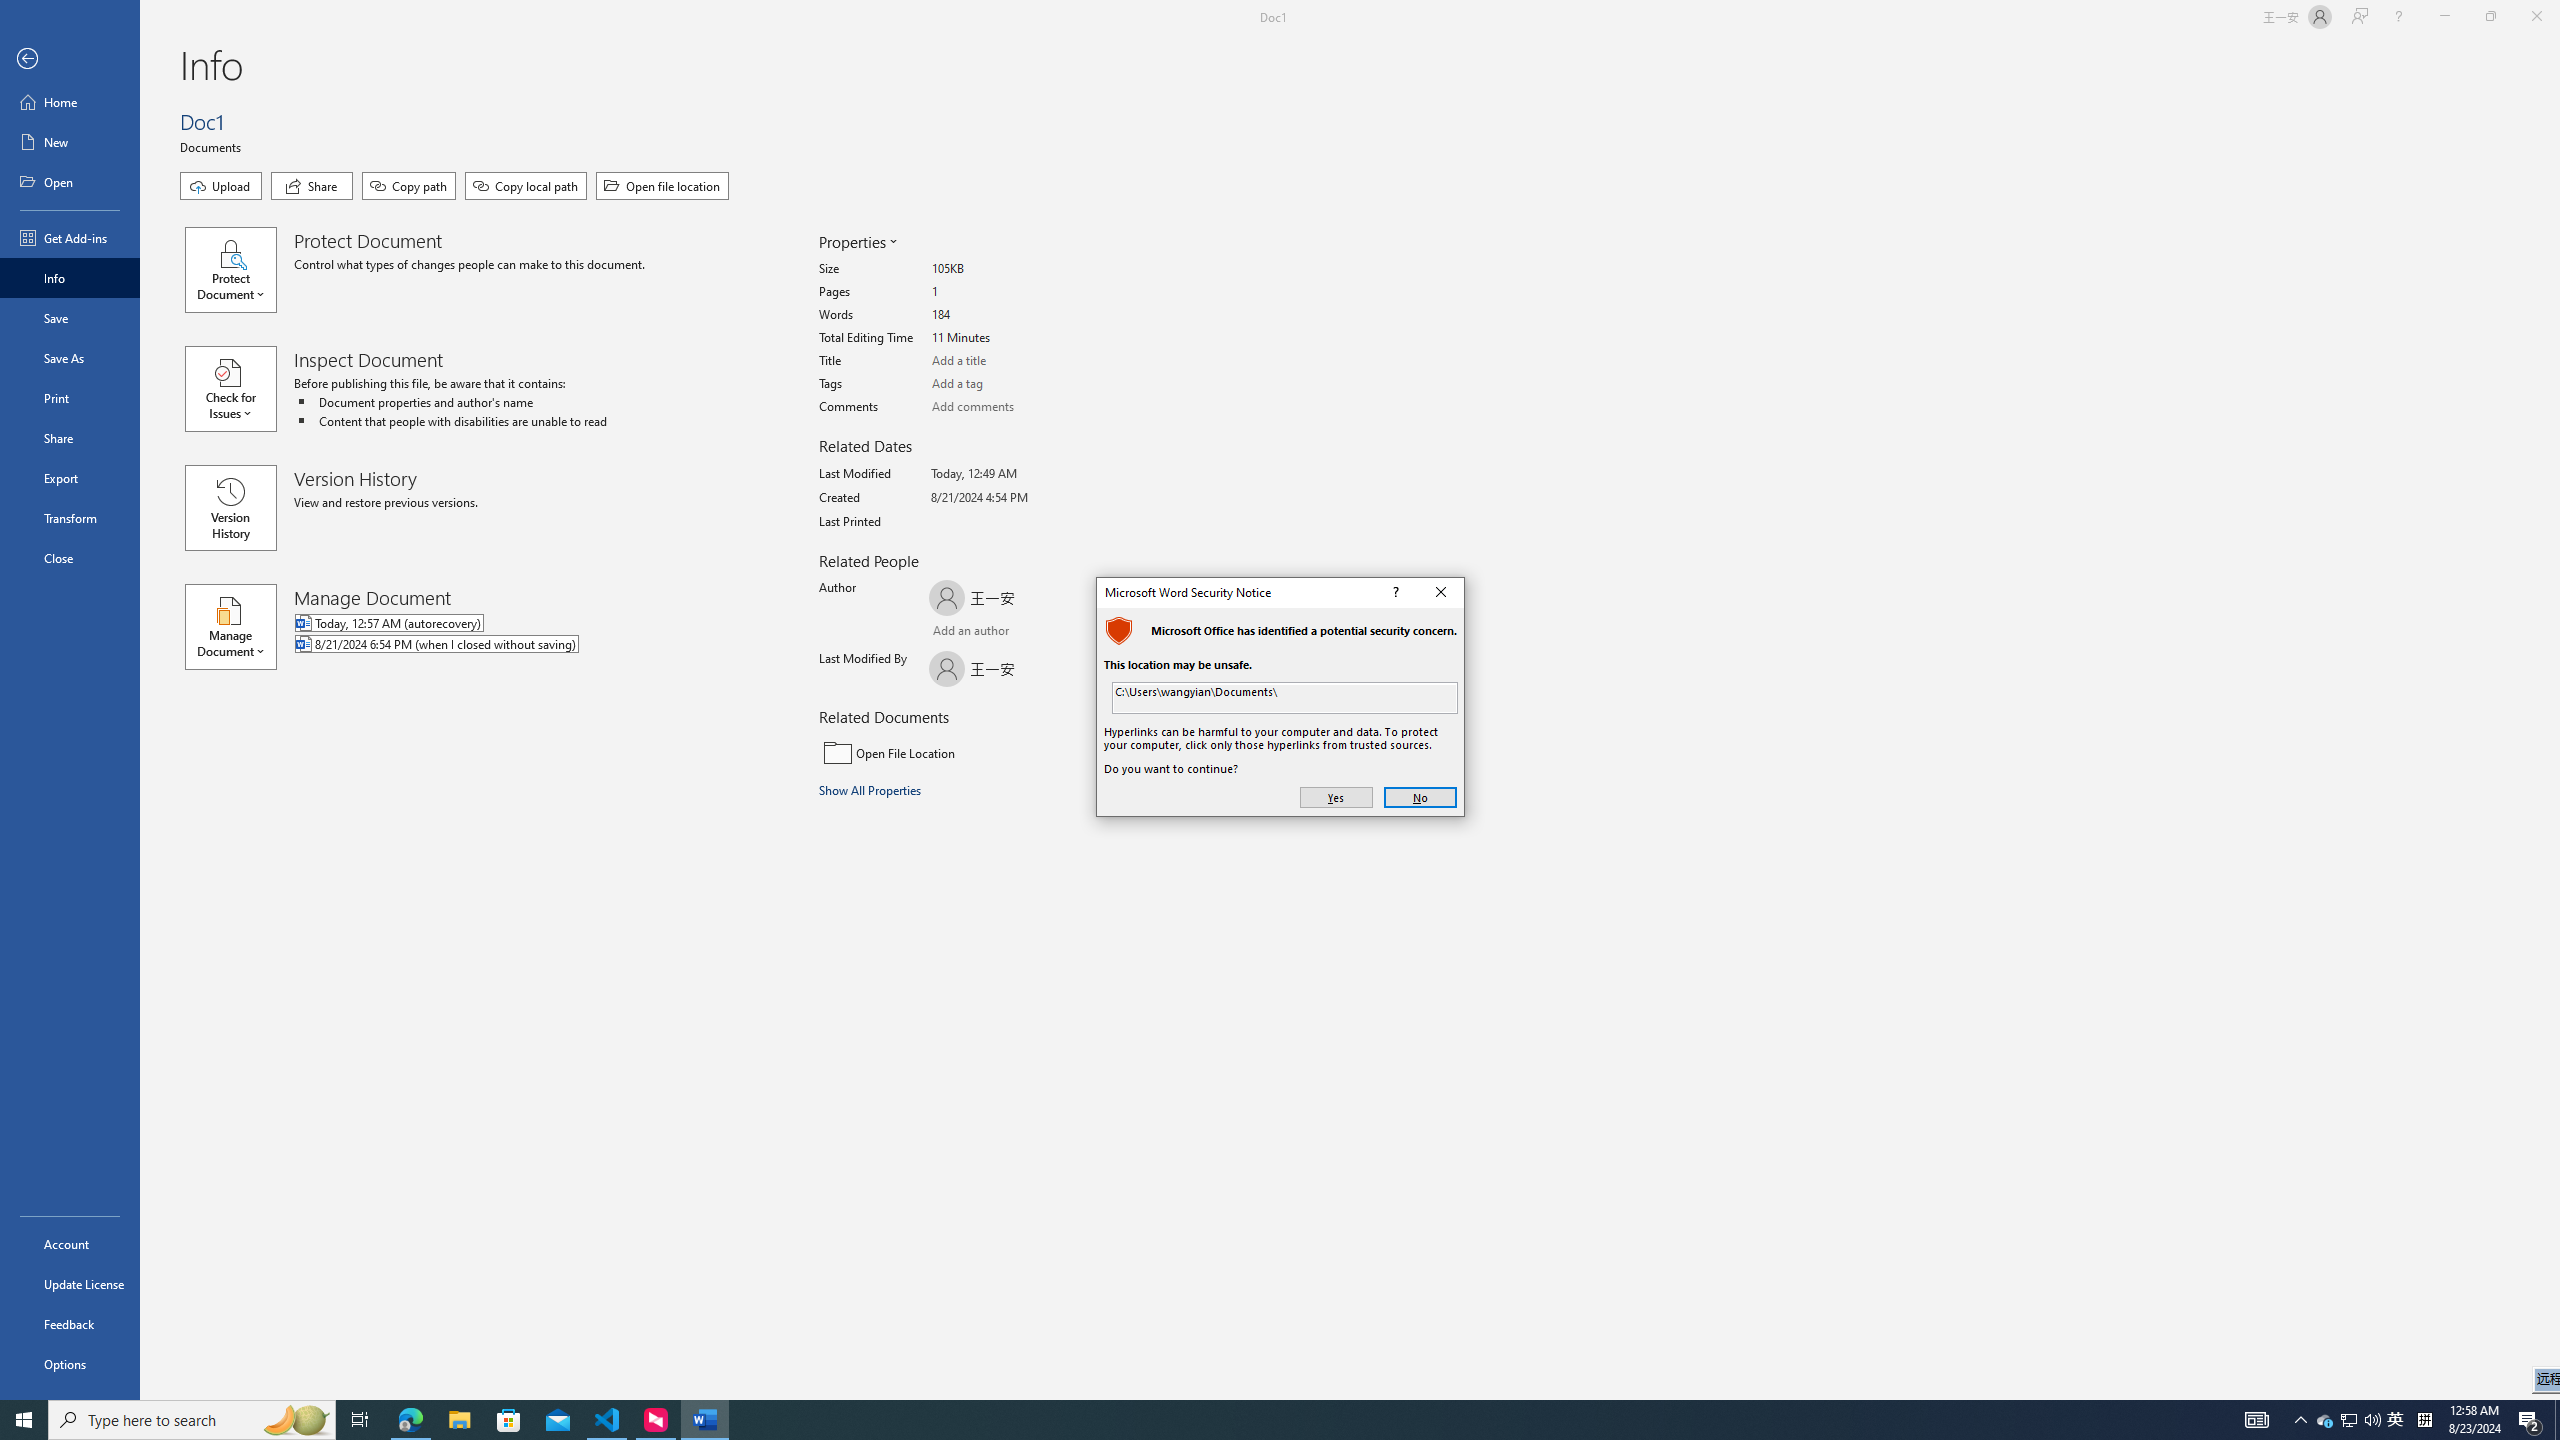 This screenshot has height=1440, width=2560. I want to click on 'New', so click(69, 141).